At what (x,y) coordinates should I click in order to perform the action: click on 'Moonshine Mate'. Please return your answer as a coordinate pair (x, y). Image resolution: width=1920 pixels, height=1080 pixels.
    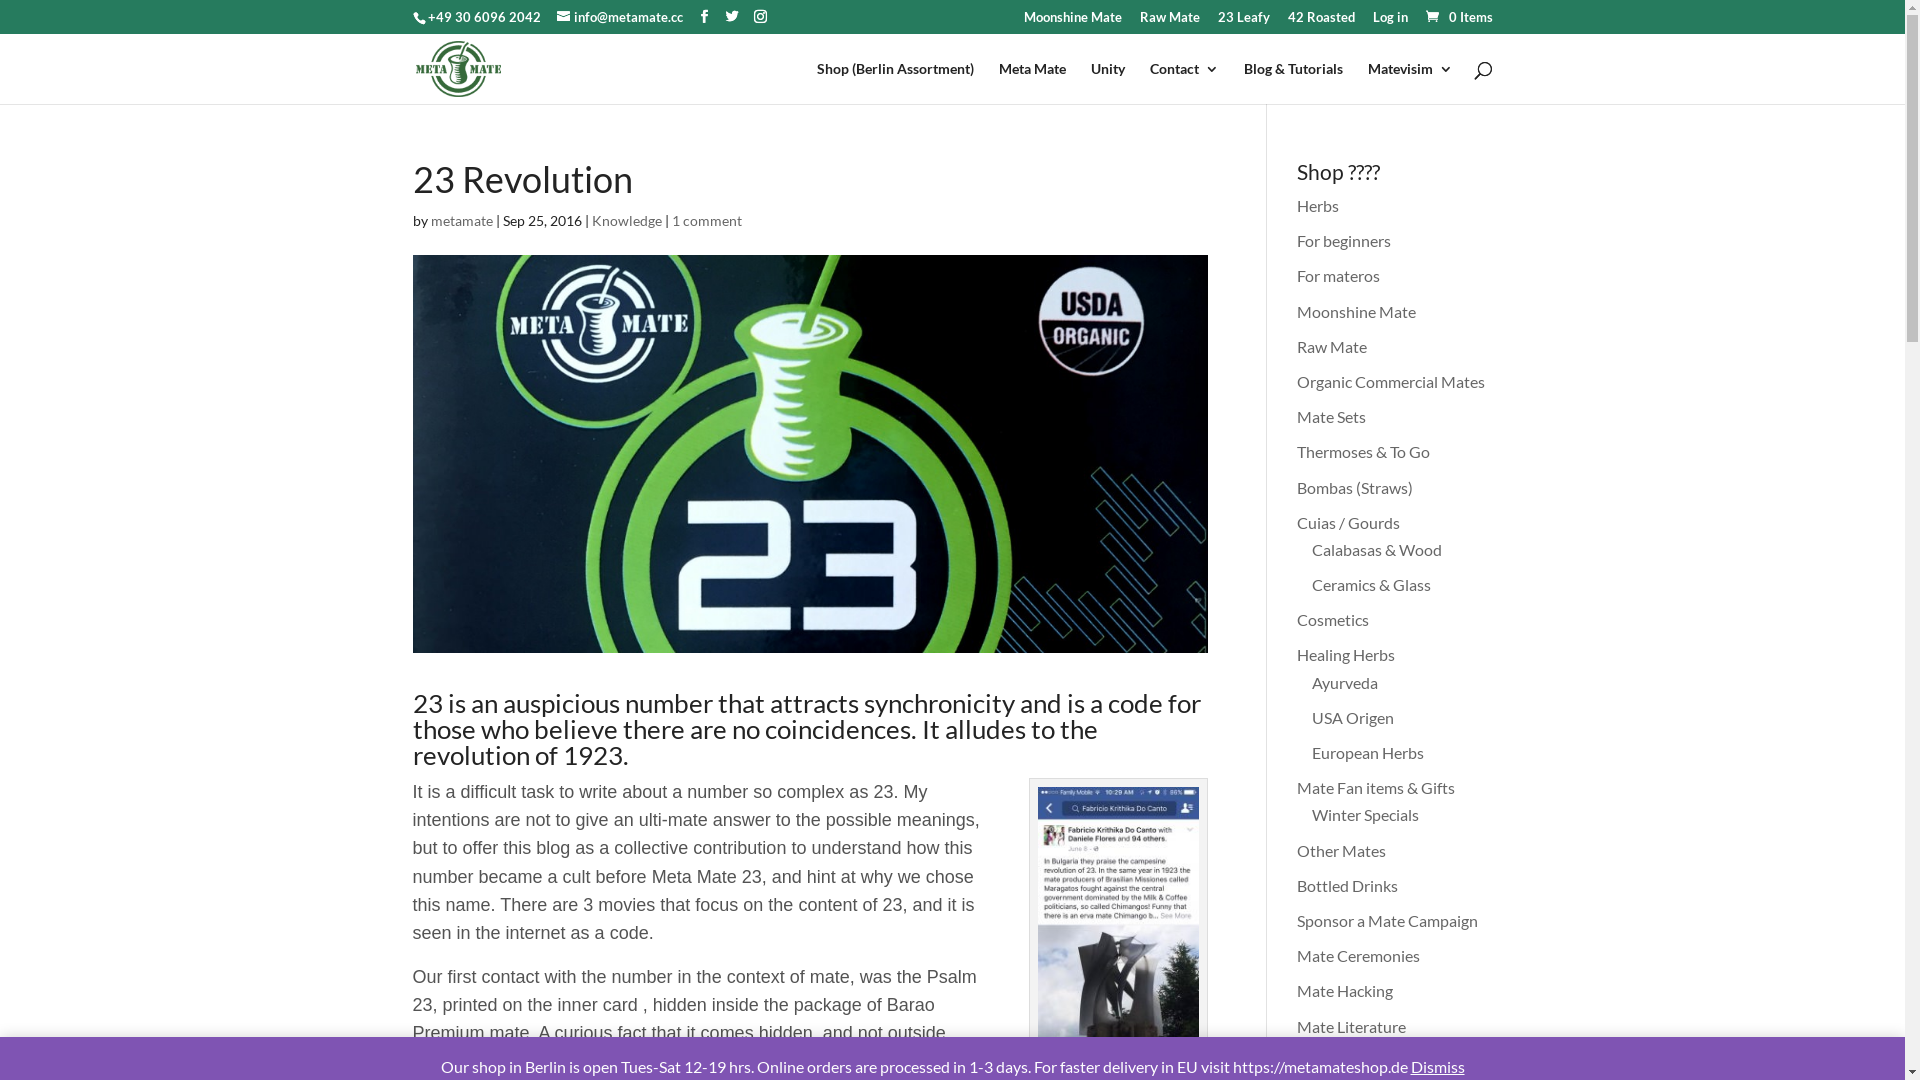
    Looking at the image, I should click on (1356, 311).